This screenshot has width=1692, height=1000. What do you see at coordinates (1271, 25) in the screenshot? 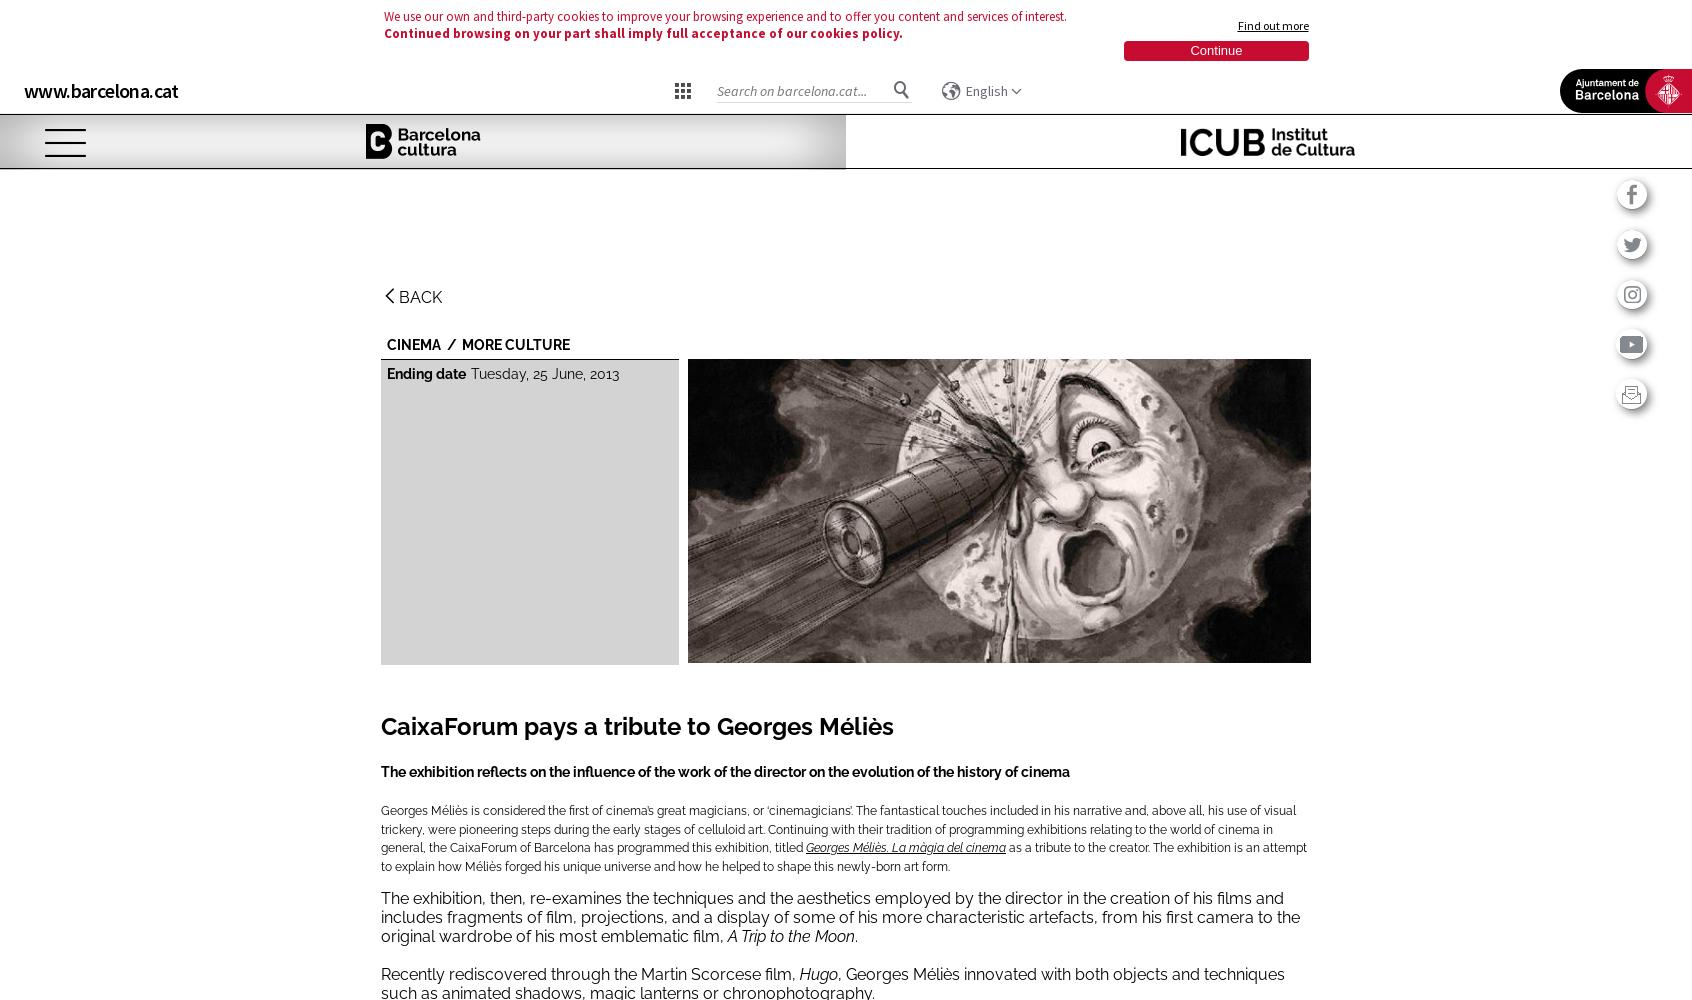
I see `'Find out more'` at bounding box center [1271, 25].